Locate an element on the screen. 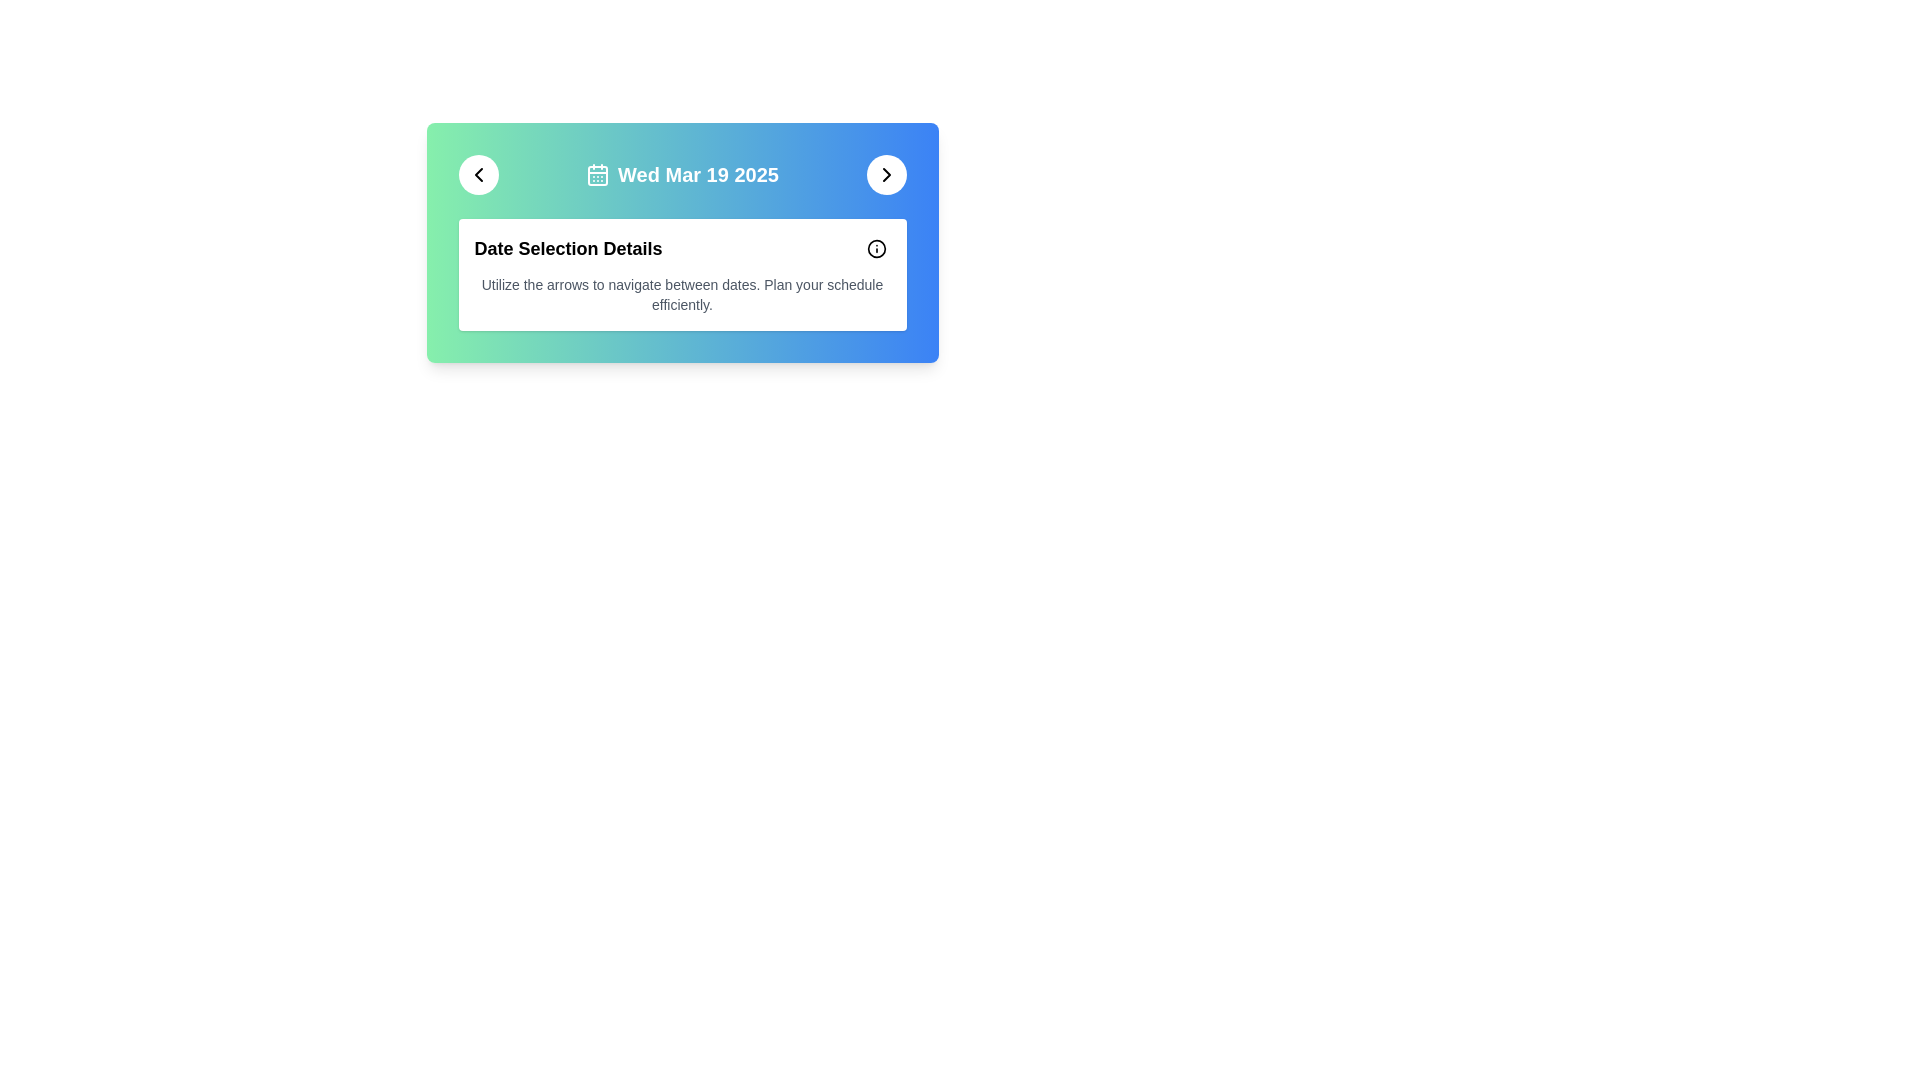  the date indicator displaying 'Wed Mar 19 2025' which is part of the header section styled with a gradient background and positioned between two navigation buttons is located at coordinates (682, 173).